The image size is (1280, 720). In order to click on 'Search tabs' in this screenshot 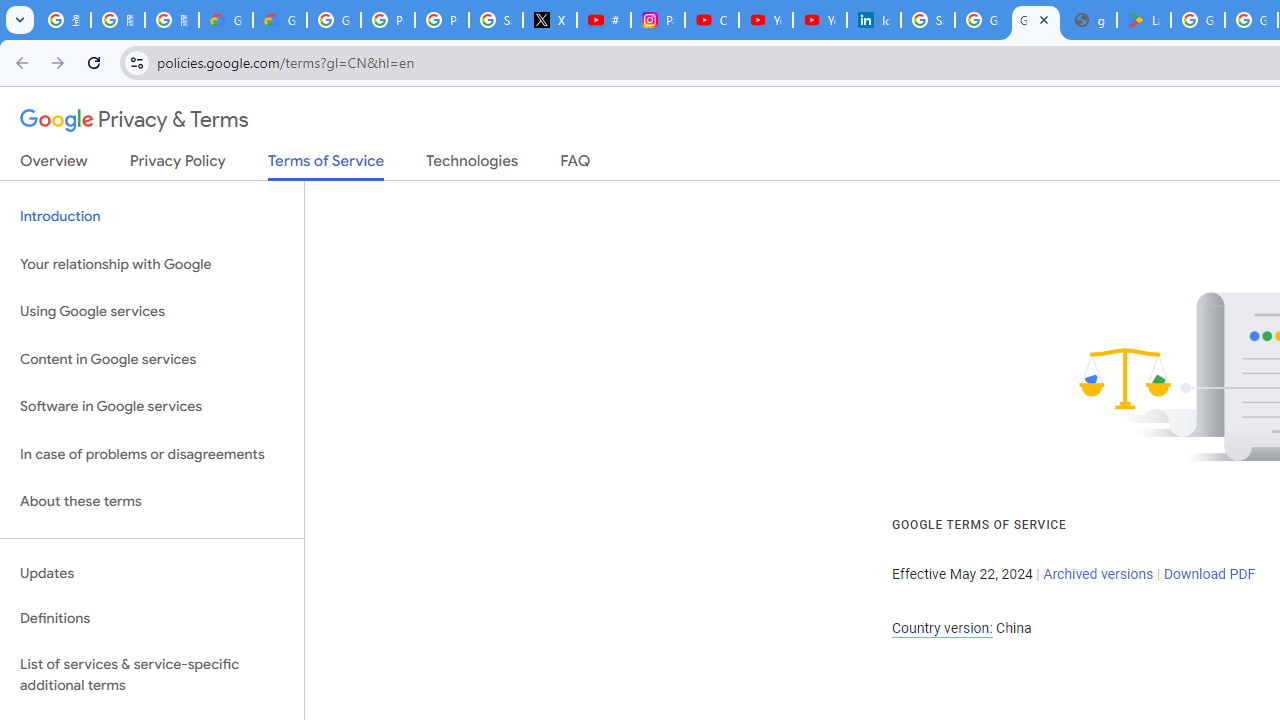, I will do `click(20, 20)`.